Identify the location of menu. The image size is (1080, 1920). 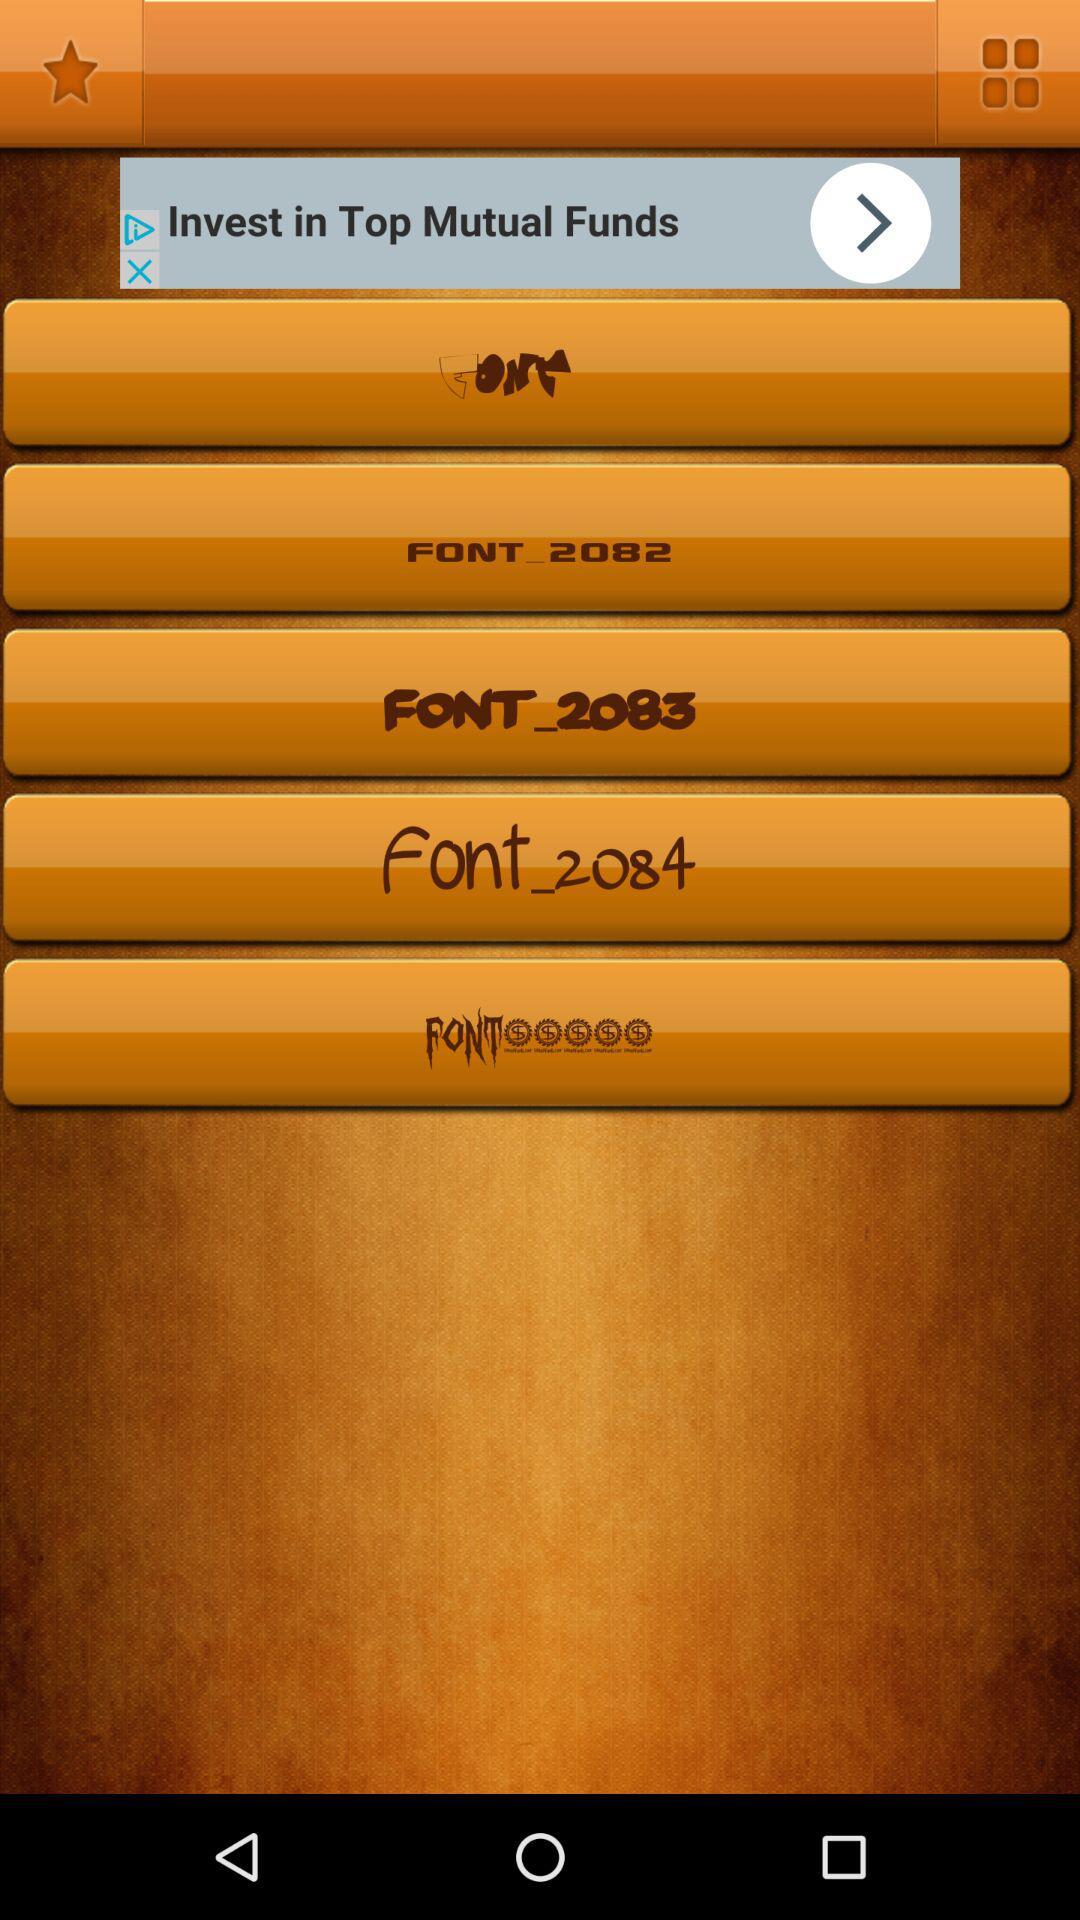
(1007, 72).